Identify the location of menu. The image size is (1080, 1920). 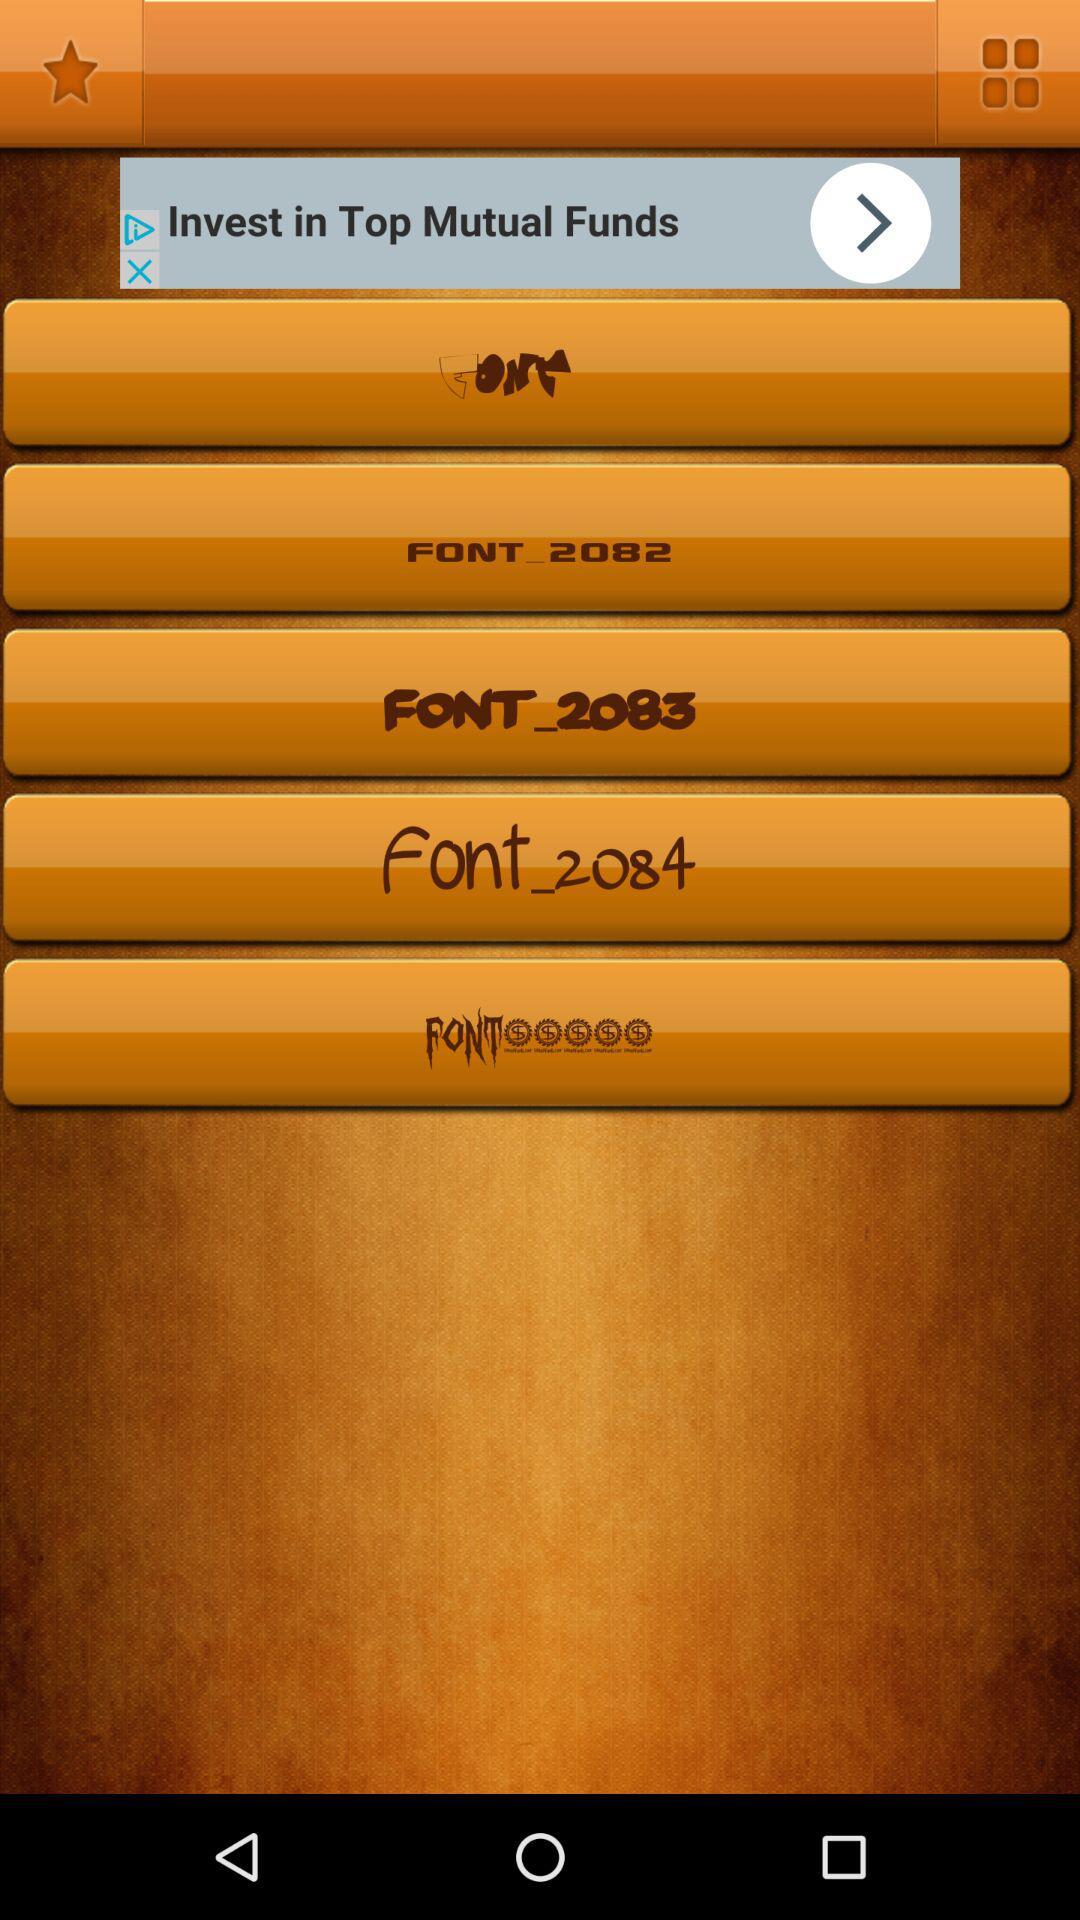
(1007, 72).